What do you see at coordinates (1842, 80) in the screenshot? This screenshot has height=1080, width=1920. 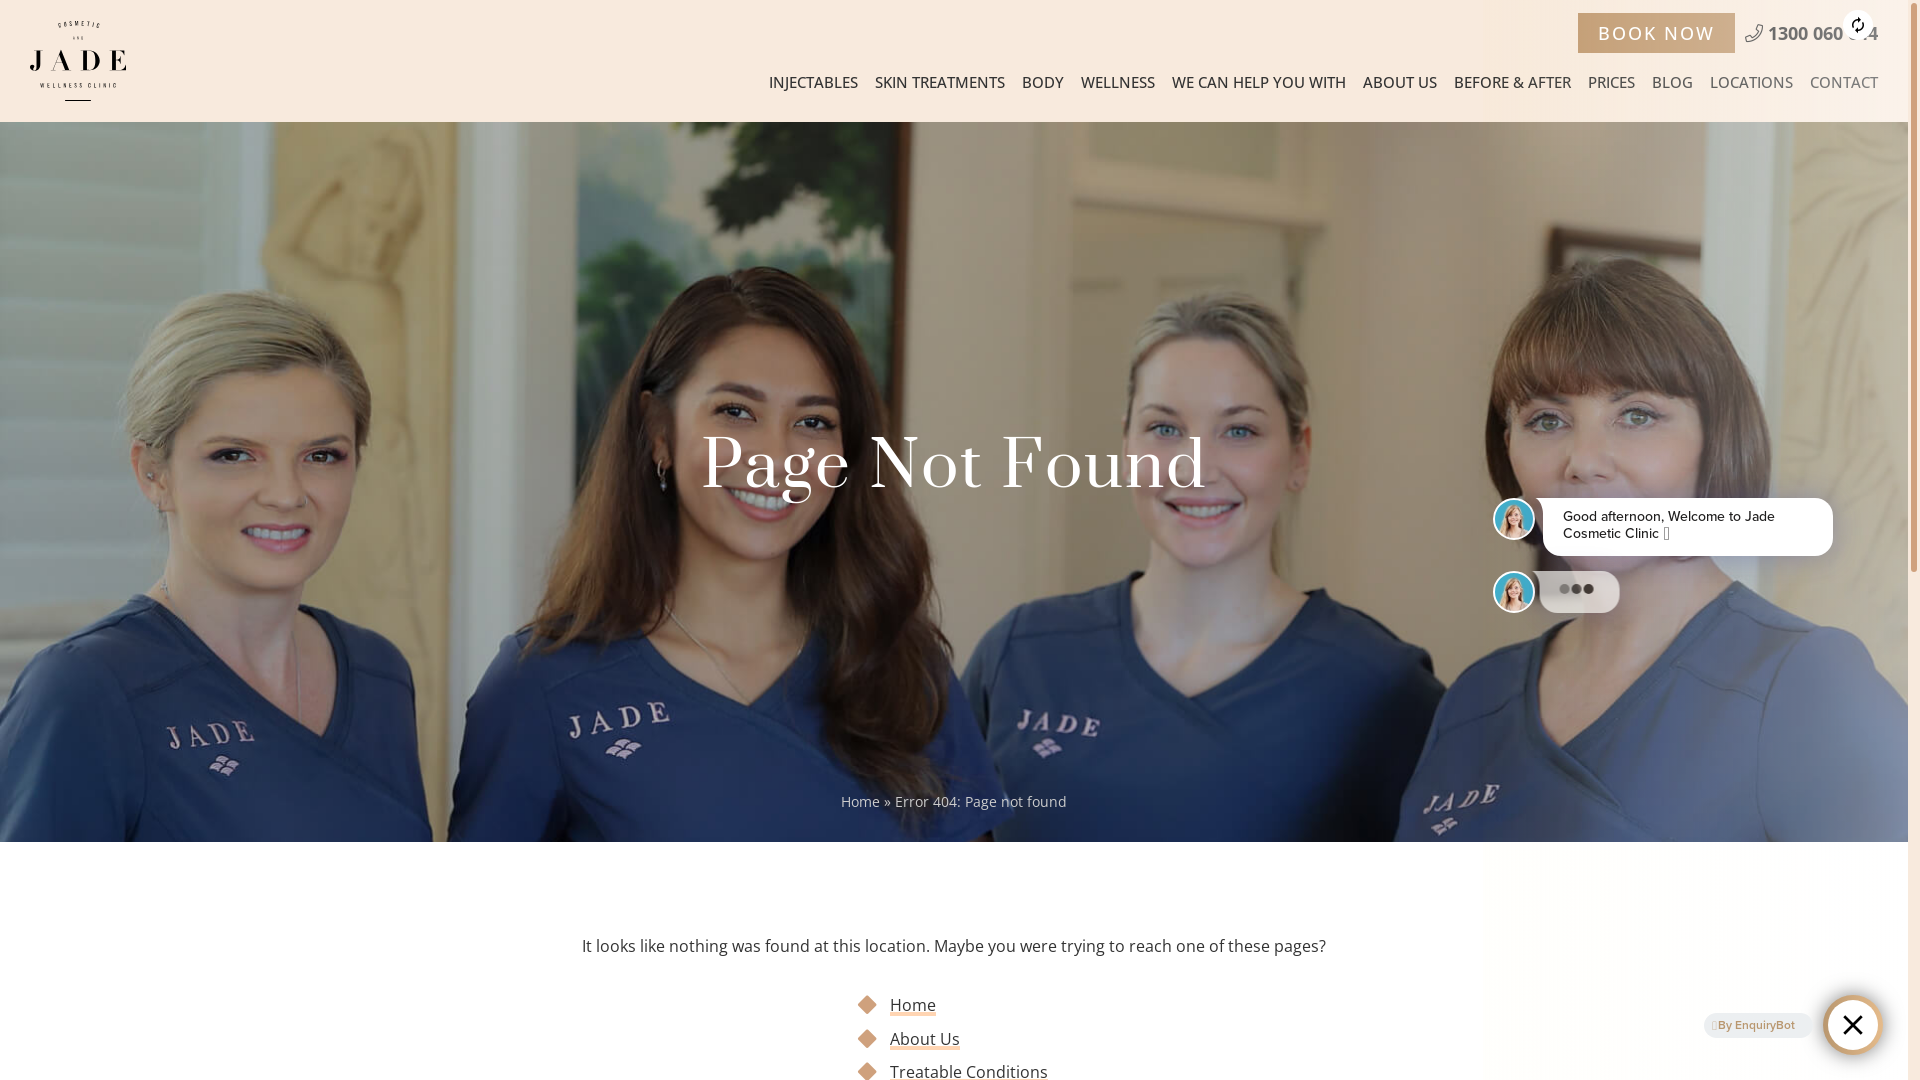 I see `'CONTACT'` at bounding box center [1842, 80].